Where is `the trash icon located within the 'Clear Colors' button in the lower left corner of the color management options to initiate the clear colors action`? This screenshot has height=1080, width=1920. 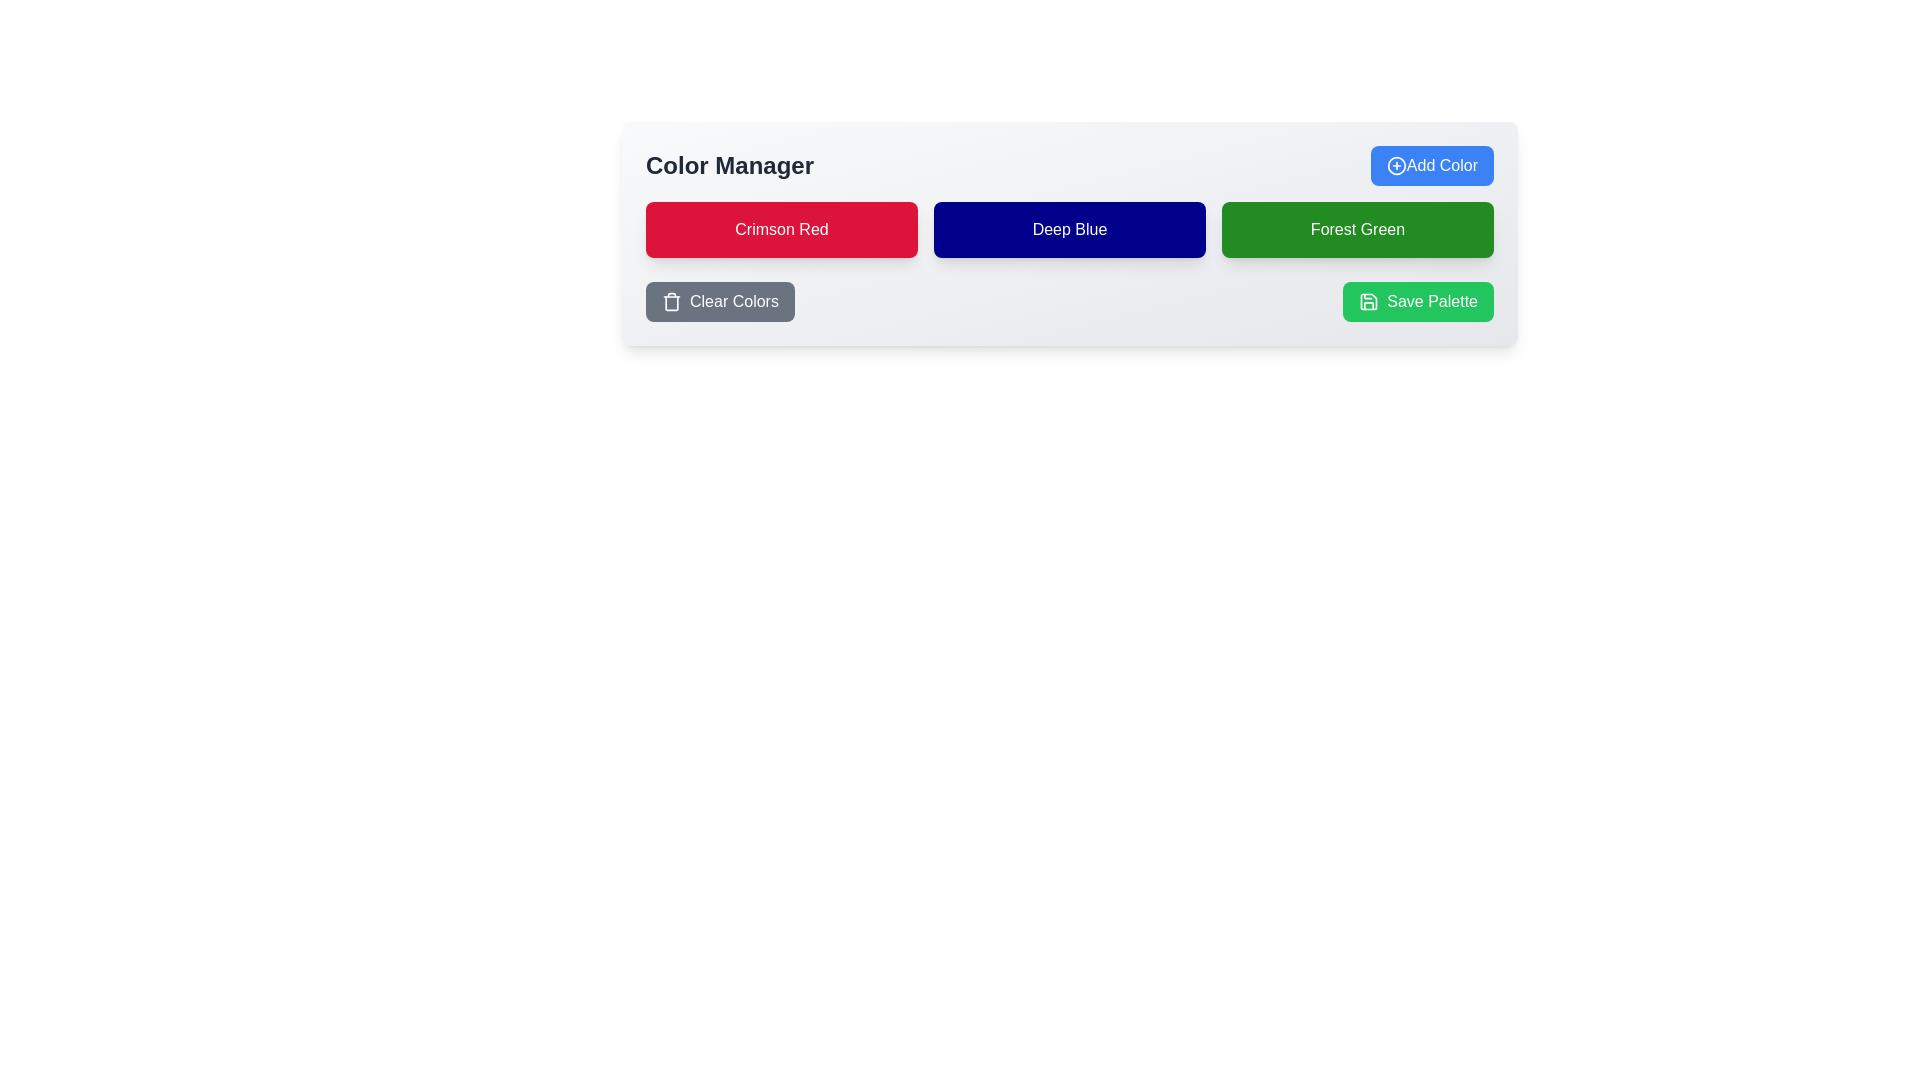 the trash icon located within the 'Clear Colors' button in the lower left corner of the color management options to initiate the clear colors action is located at coordinates (672, 301).